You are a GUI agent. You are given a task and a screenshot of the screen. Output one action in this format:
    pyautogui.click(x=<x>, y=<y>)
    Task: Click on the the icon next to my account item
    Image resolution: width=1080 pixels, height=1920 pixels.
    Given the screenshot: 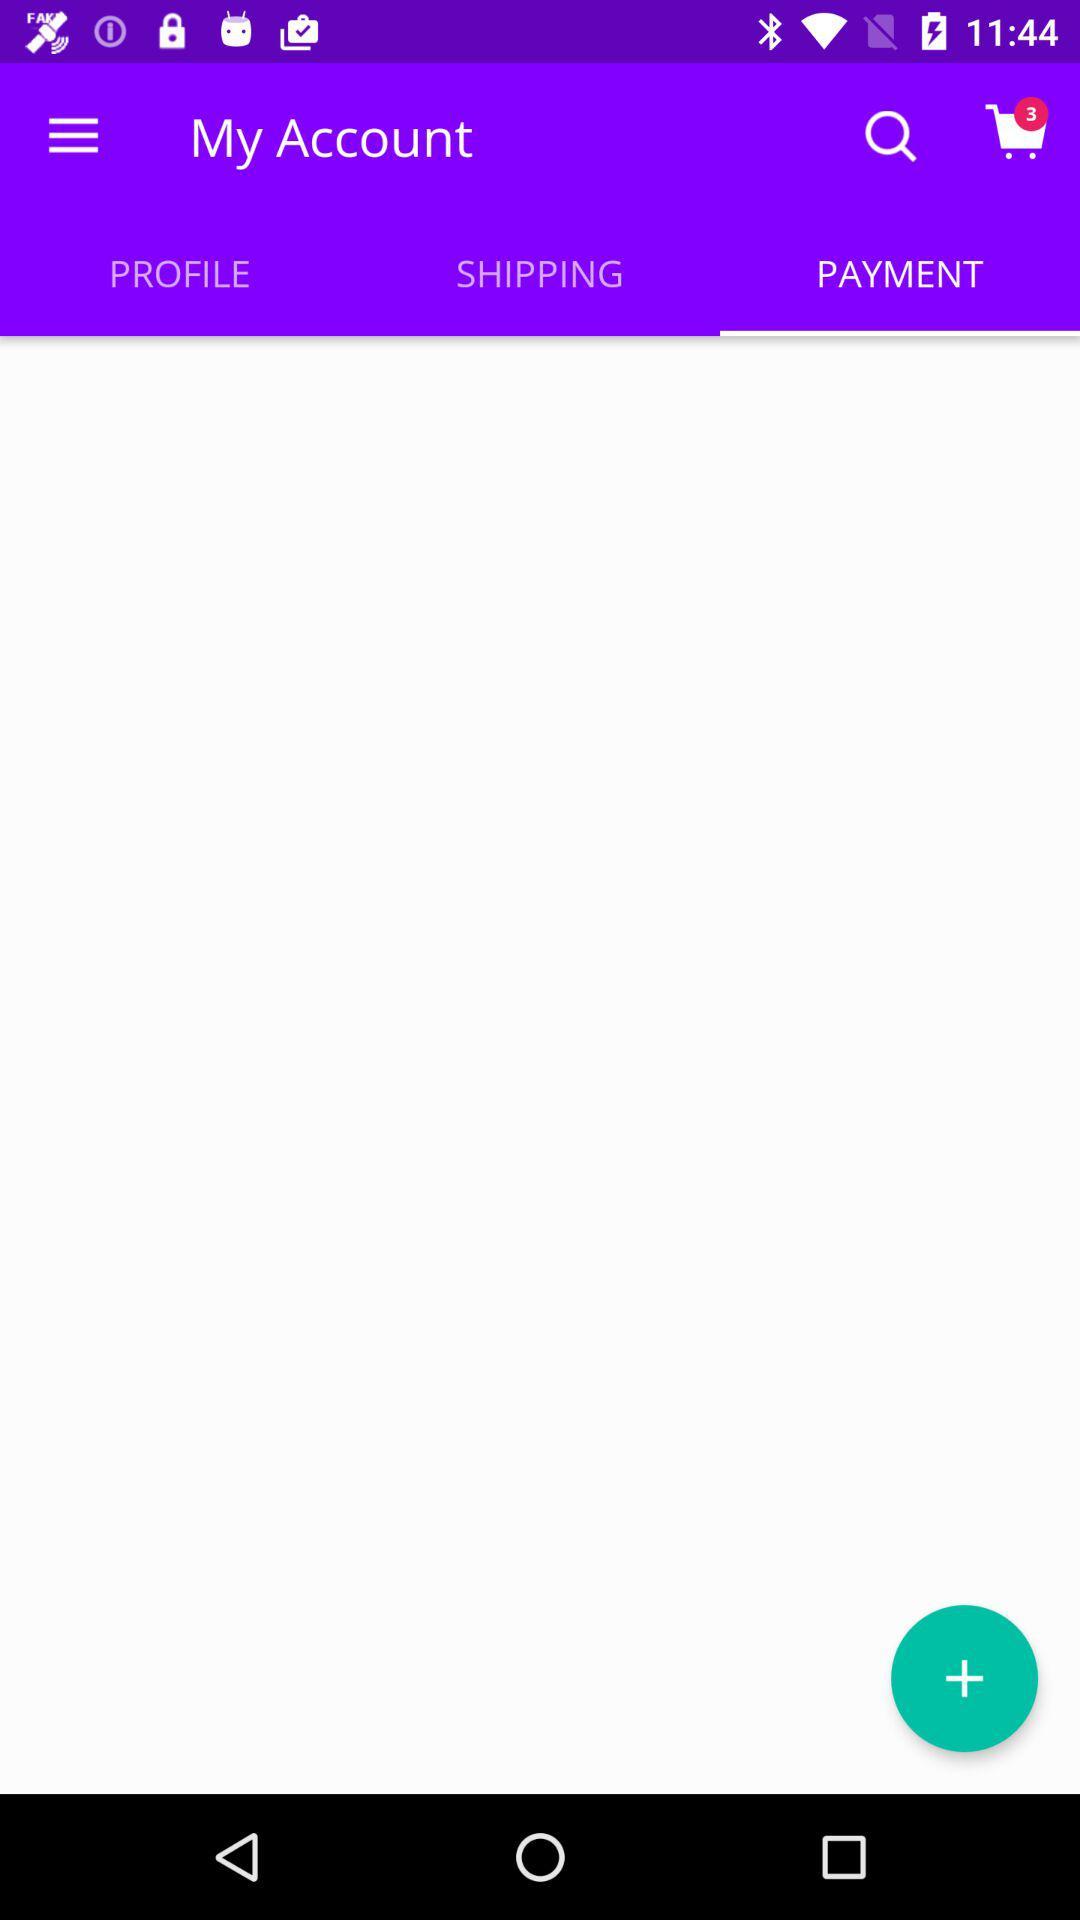 What is the action you would take?
    pyautogui.click(x=72, y=135)
    